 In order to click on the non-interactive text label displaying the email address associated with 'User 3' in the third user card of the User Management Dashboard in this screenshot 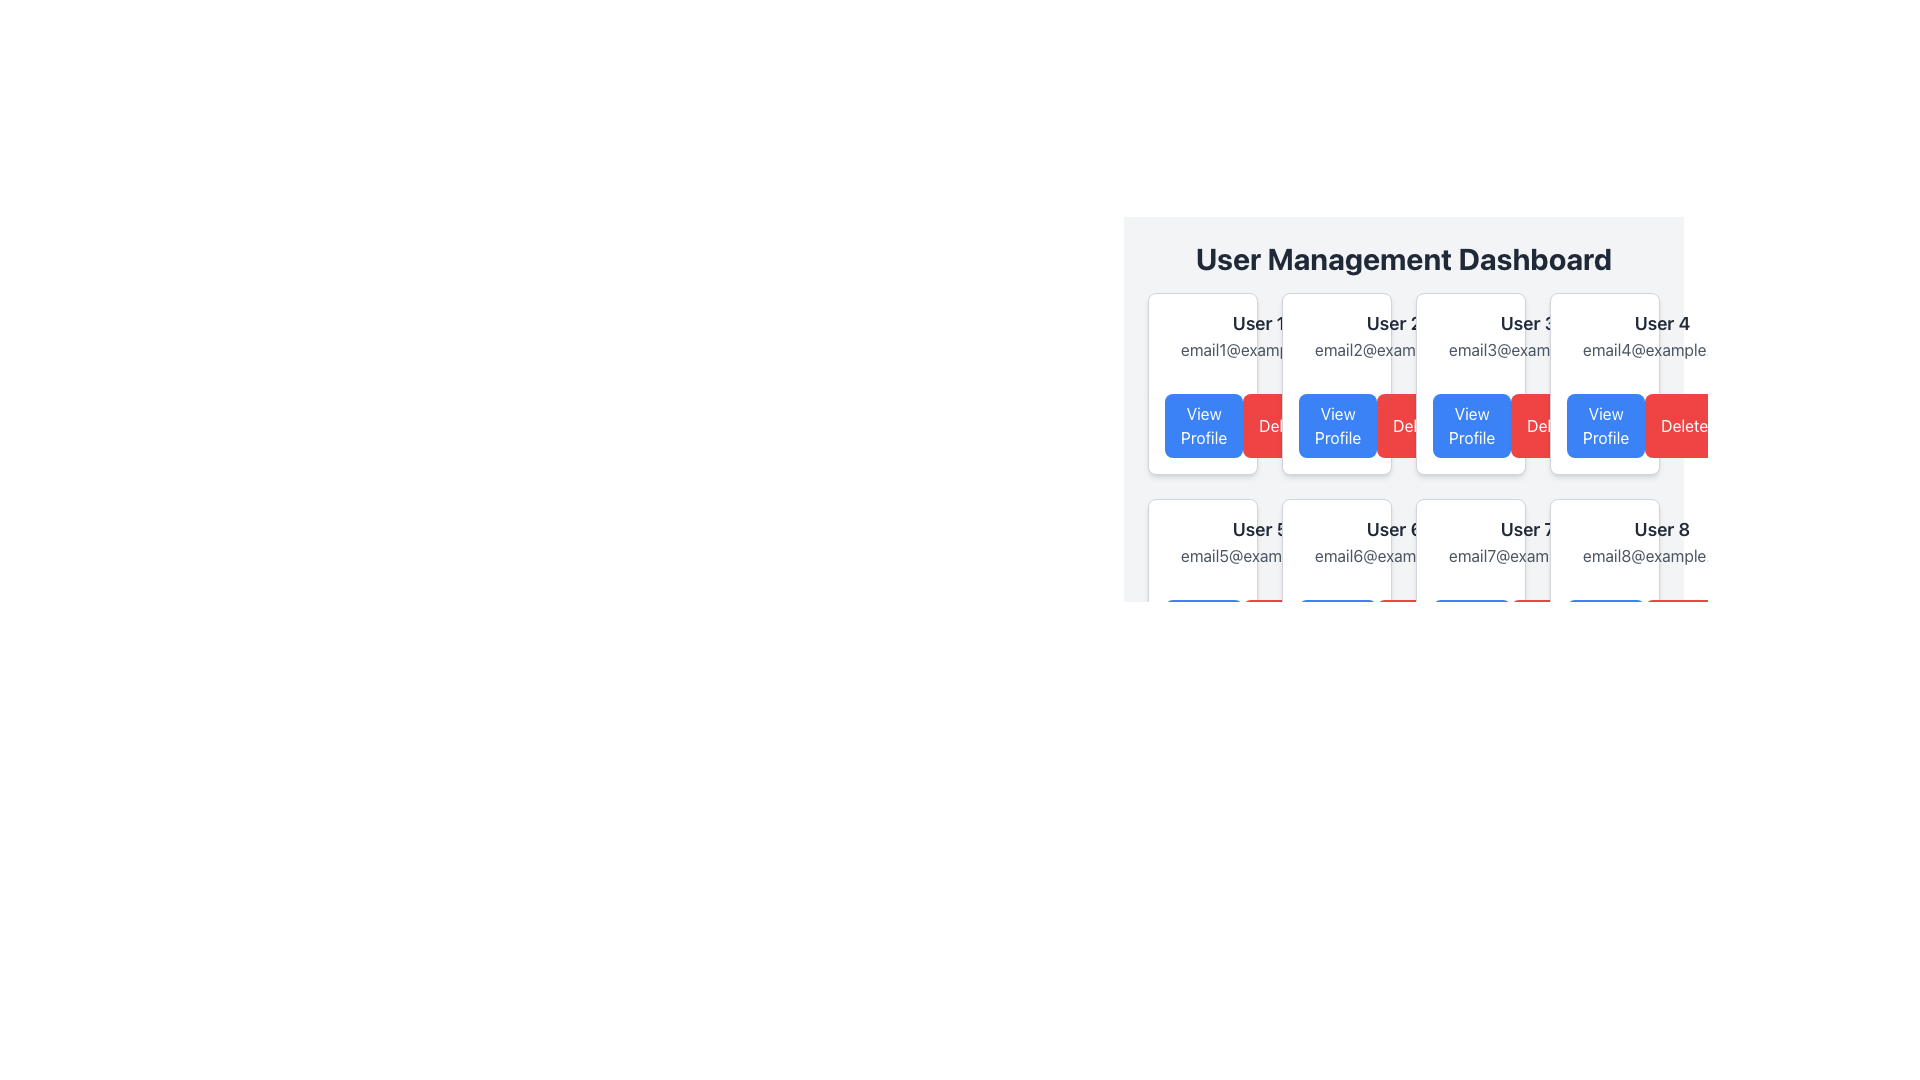, I will do `click(1527, 349)`.